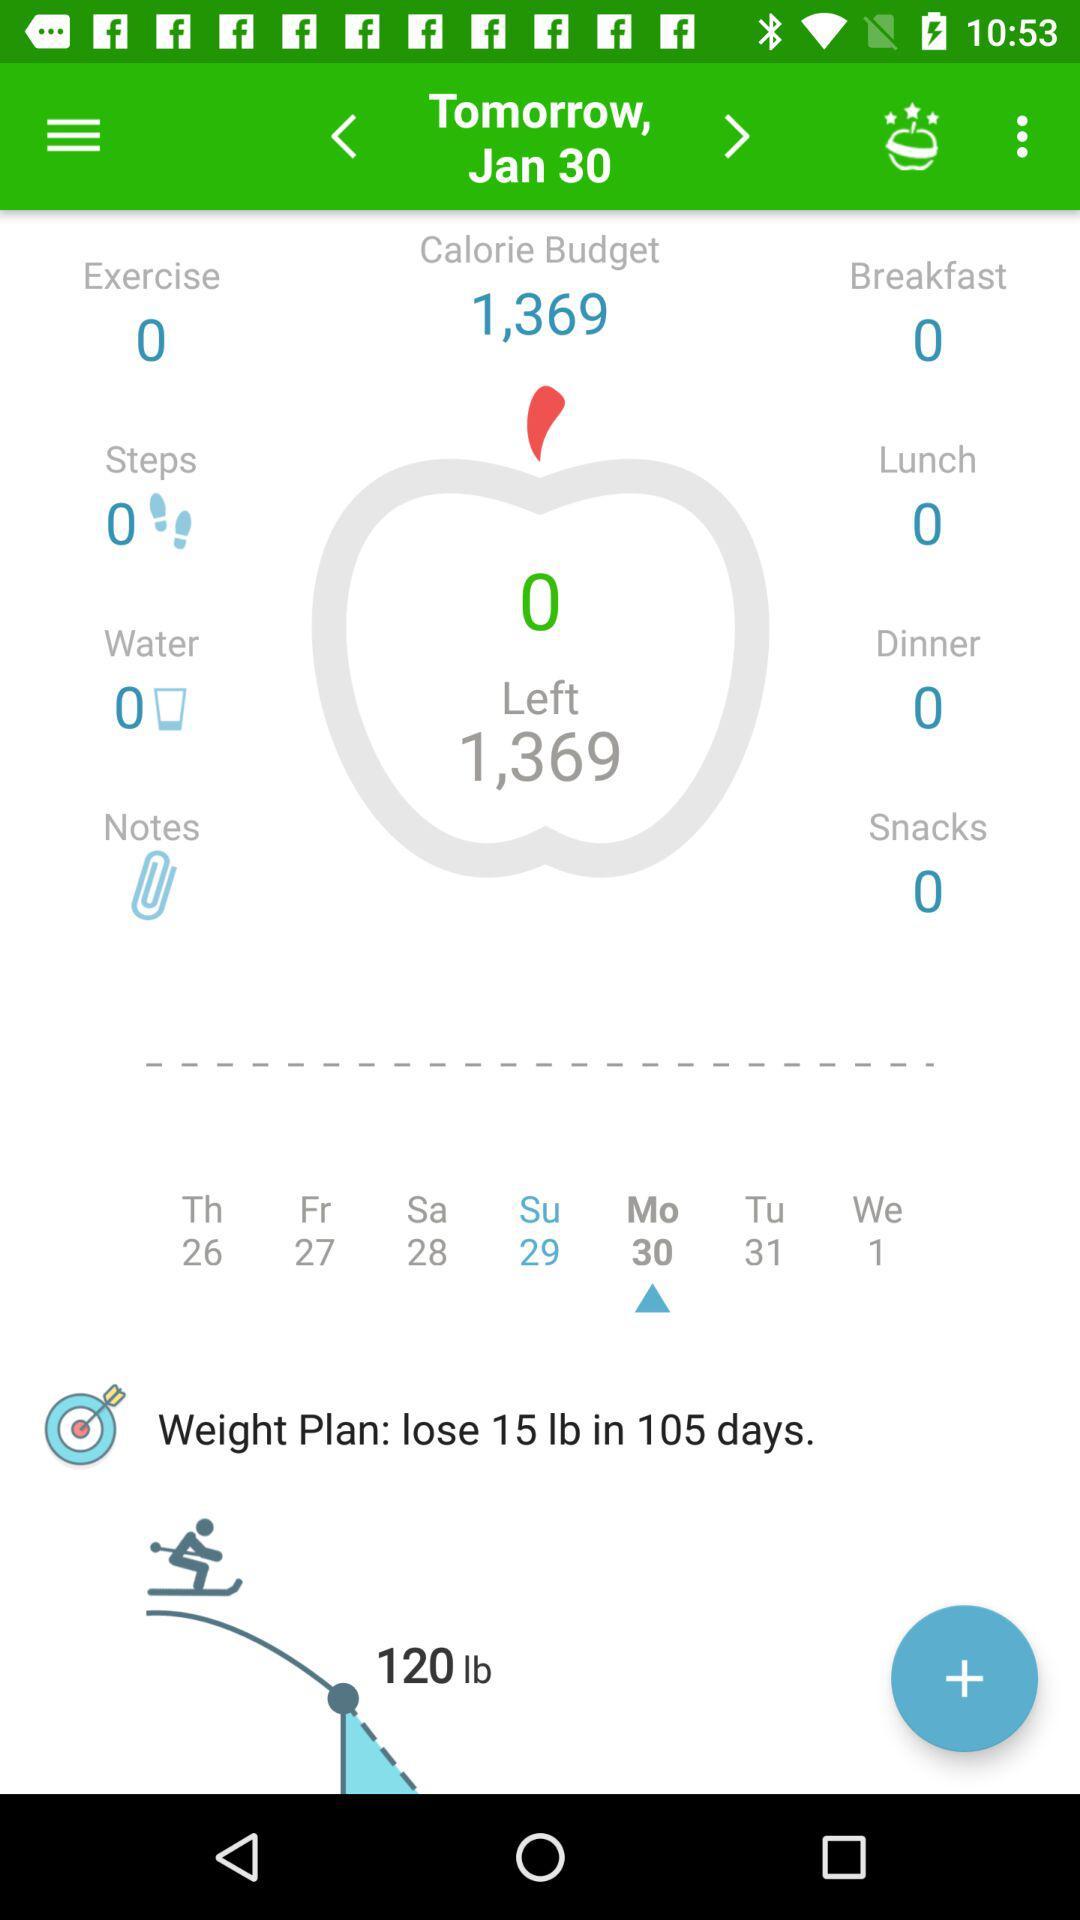 This screenshot has width=1080, height=1920. I want to click on calories to the budget, so click(963, 1678).